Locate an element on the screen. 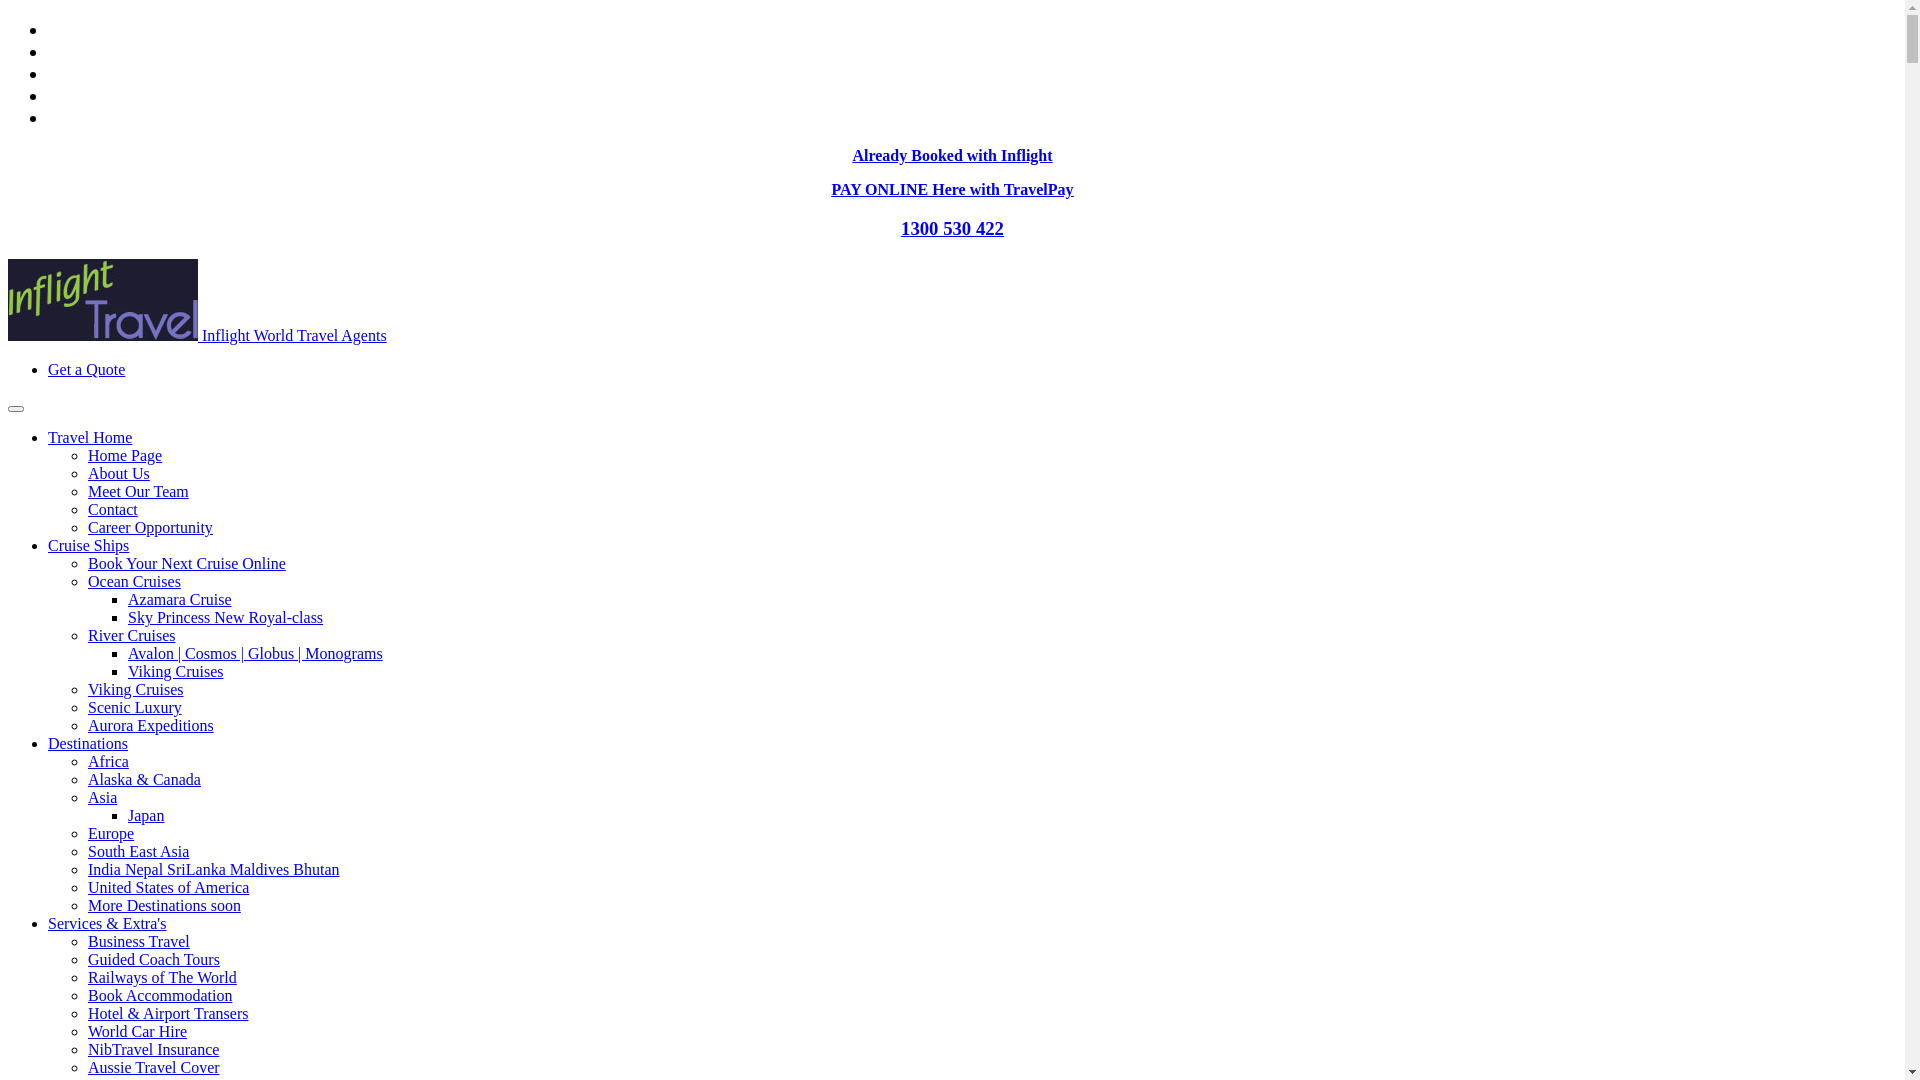  'Viking Cruises' is located at coordinates (86, 688).